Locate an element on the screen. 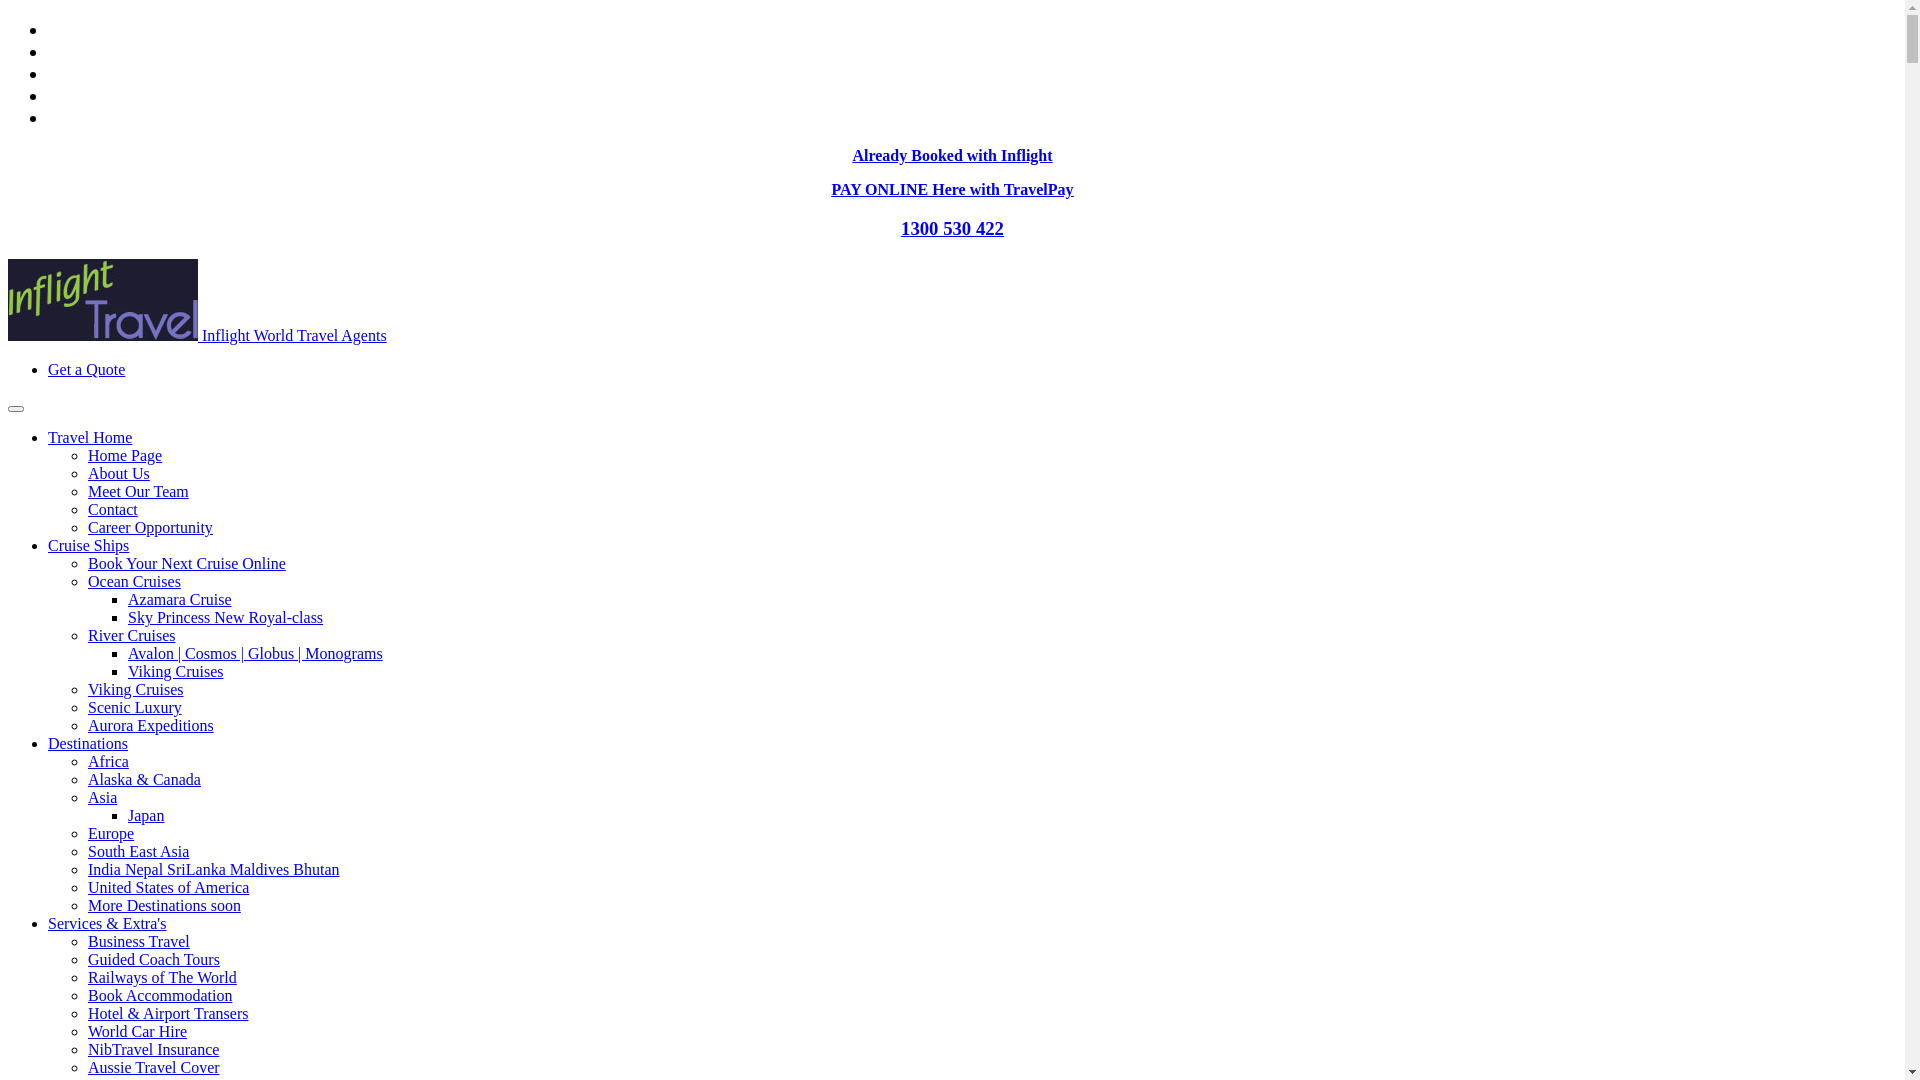  'Viking Cruises' is located at coordinates (86, 688).